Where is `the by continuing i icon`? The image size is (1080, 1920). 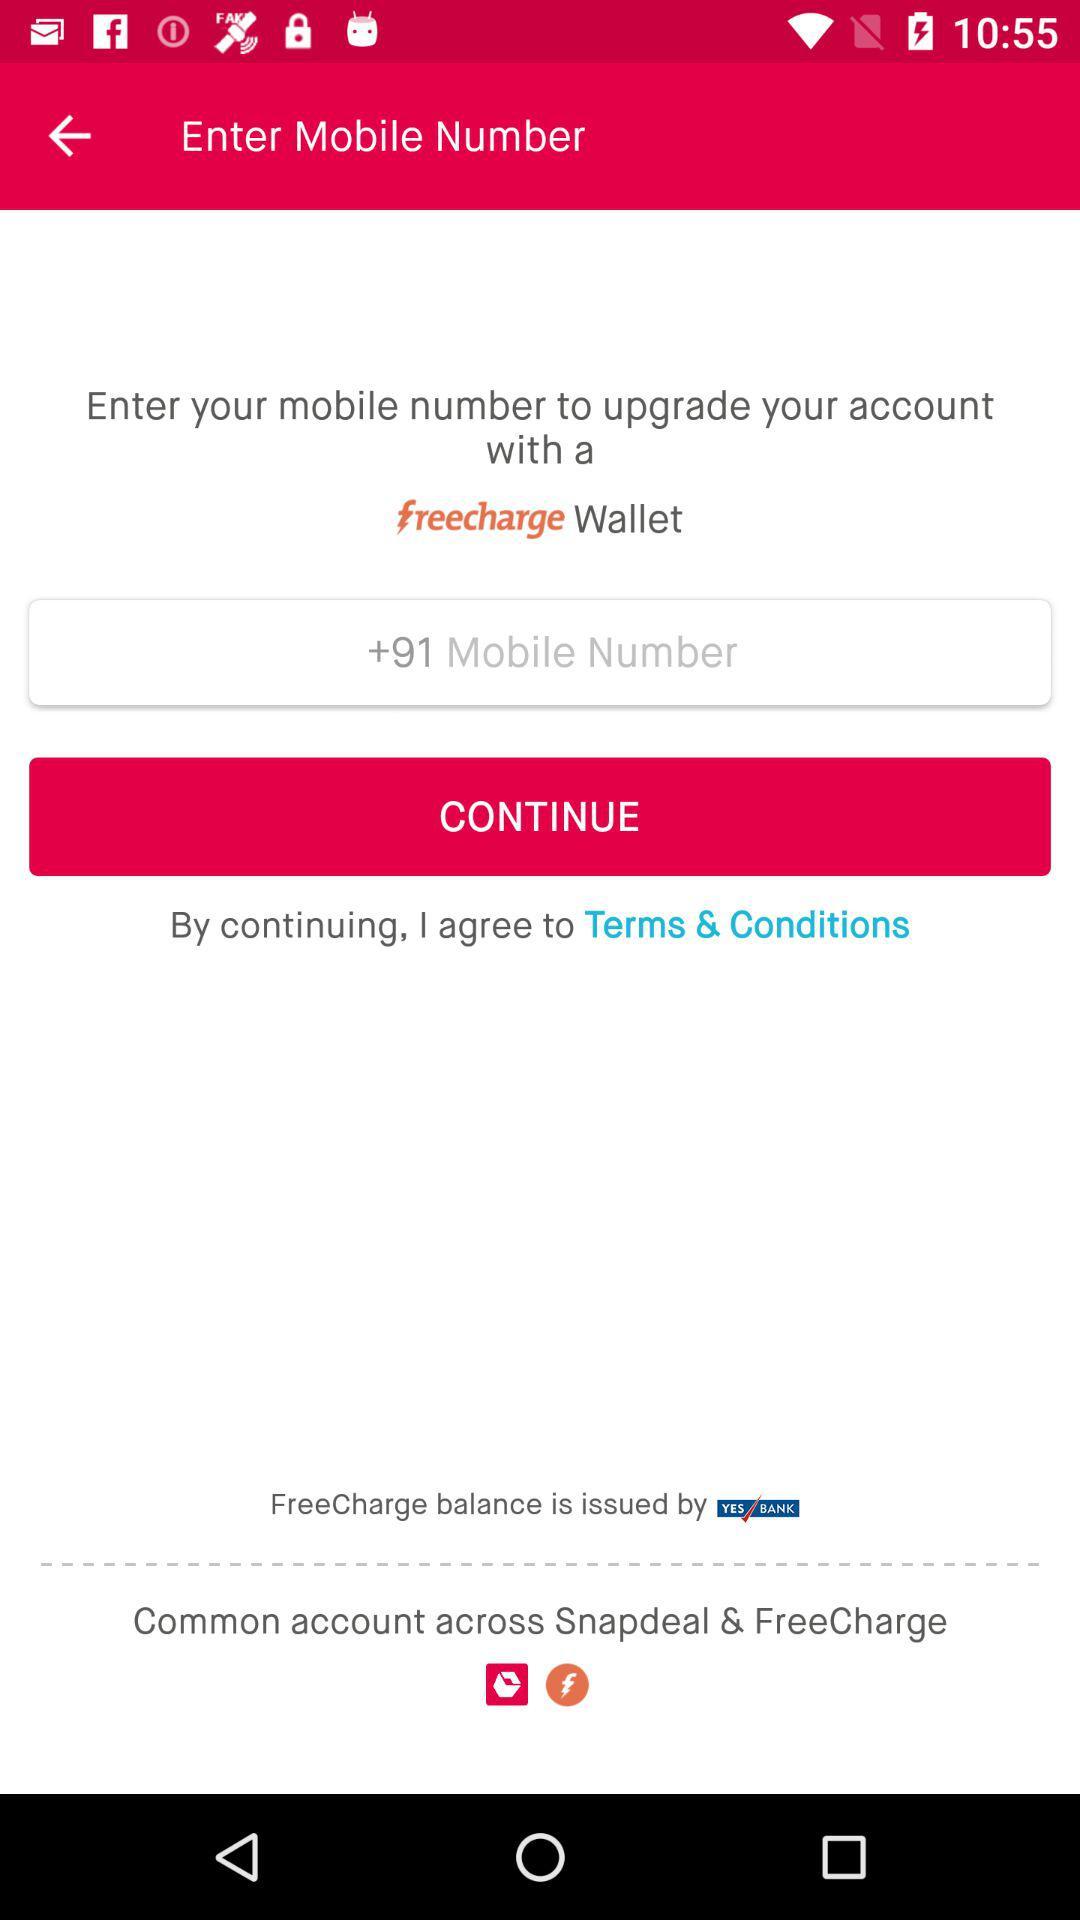 the by continuing i icon is located at coordinates (538, 924).